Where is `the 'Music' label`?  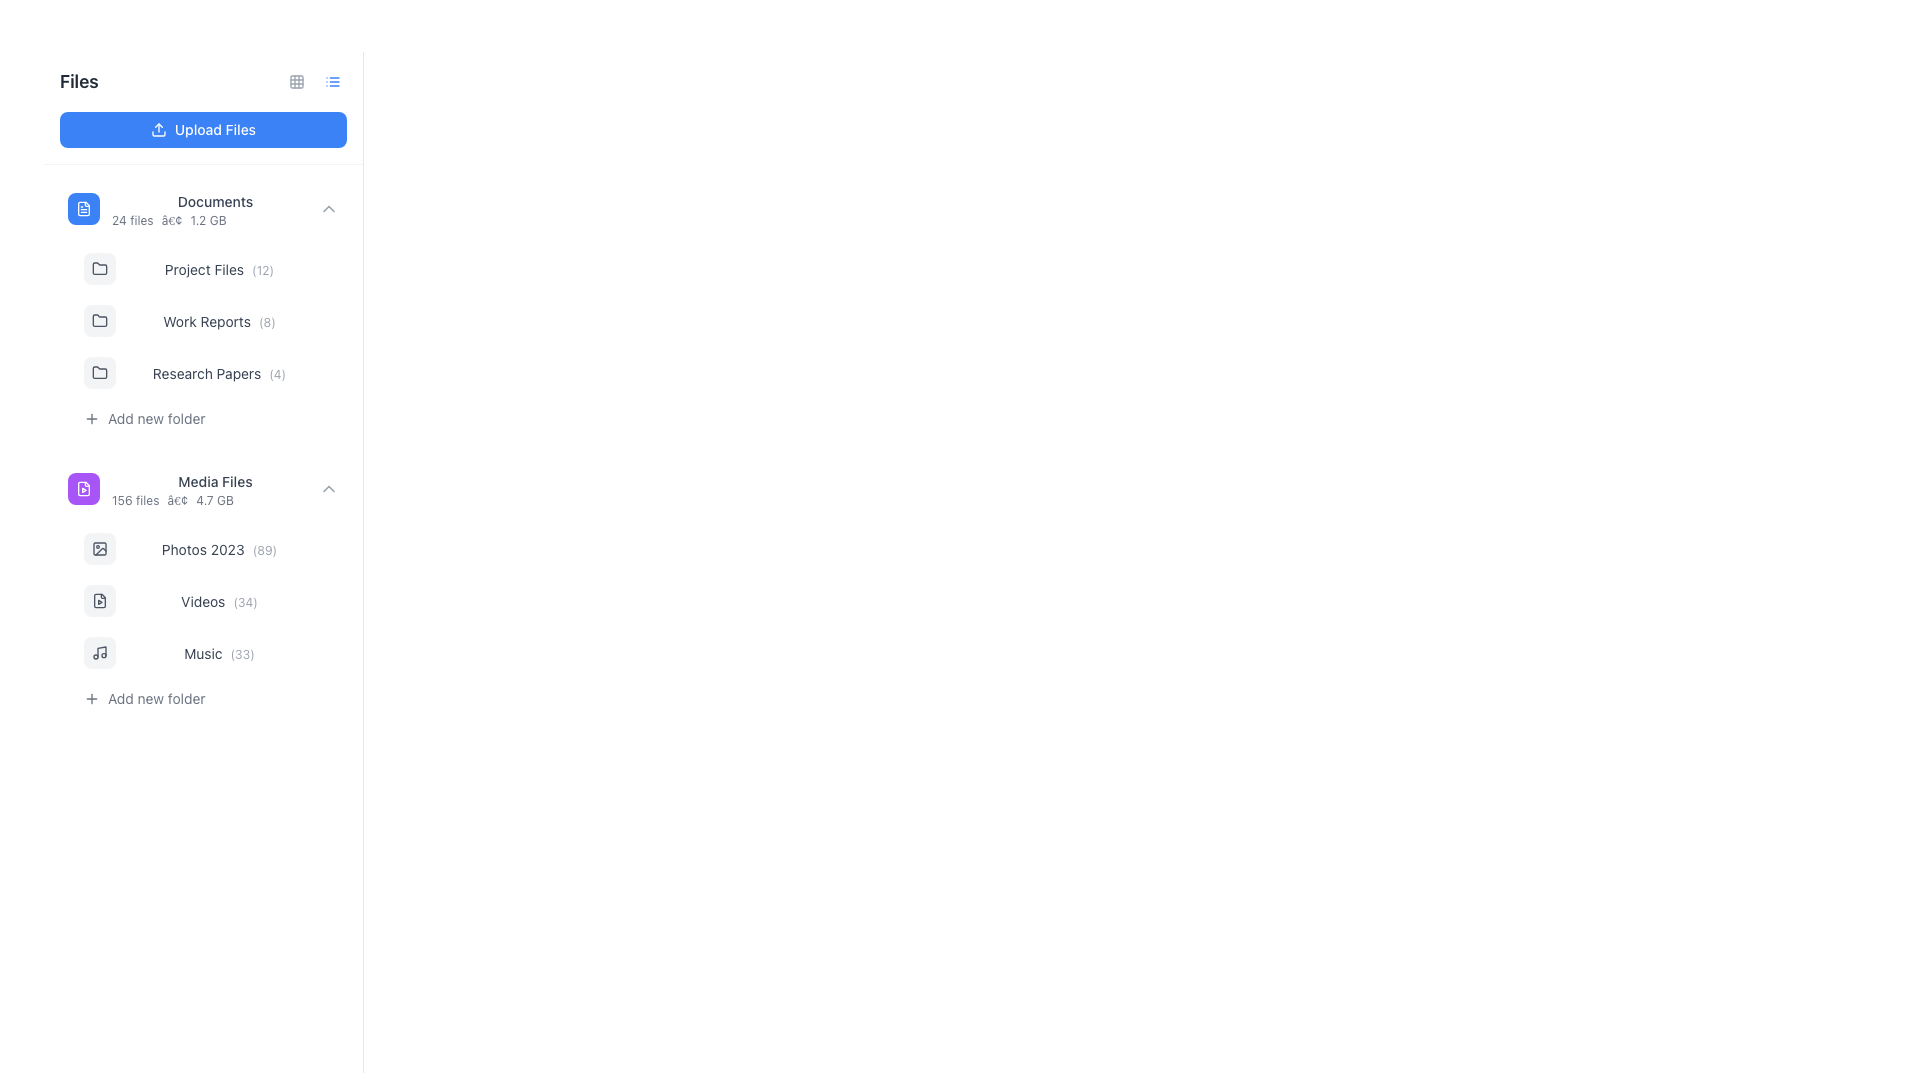 the 'Music' label is located at coordinates (203, 653).